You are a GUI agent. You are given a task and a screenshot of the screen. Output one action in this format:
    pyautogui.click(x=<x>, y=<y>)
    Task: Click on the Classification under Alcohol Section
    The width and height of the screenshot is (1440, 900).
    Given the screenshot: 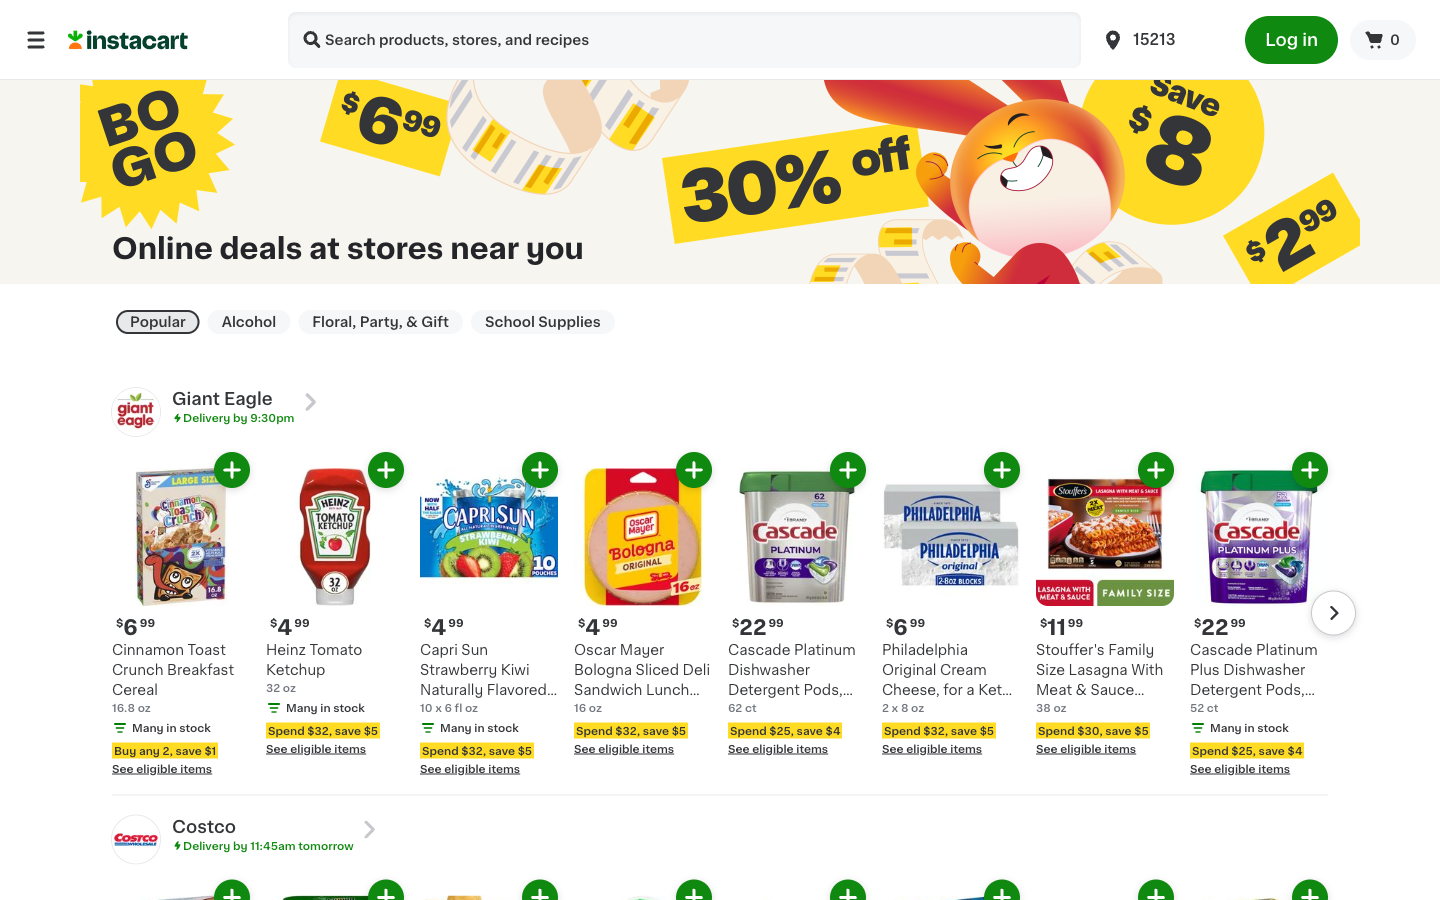 What is the action you would take?
    pyautogui.click(x=247, y=321)
    